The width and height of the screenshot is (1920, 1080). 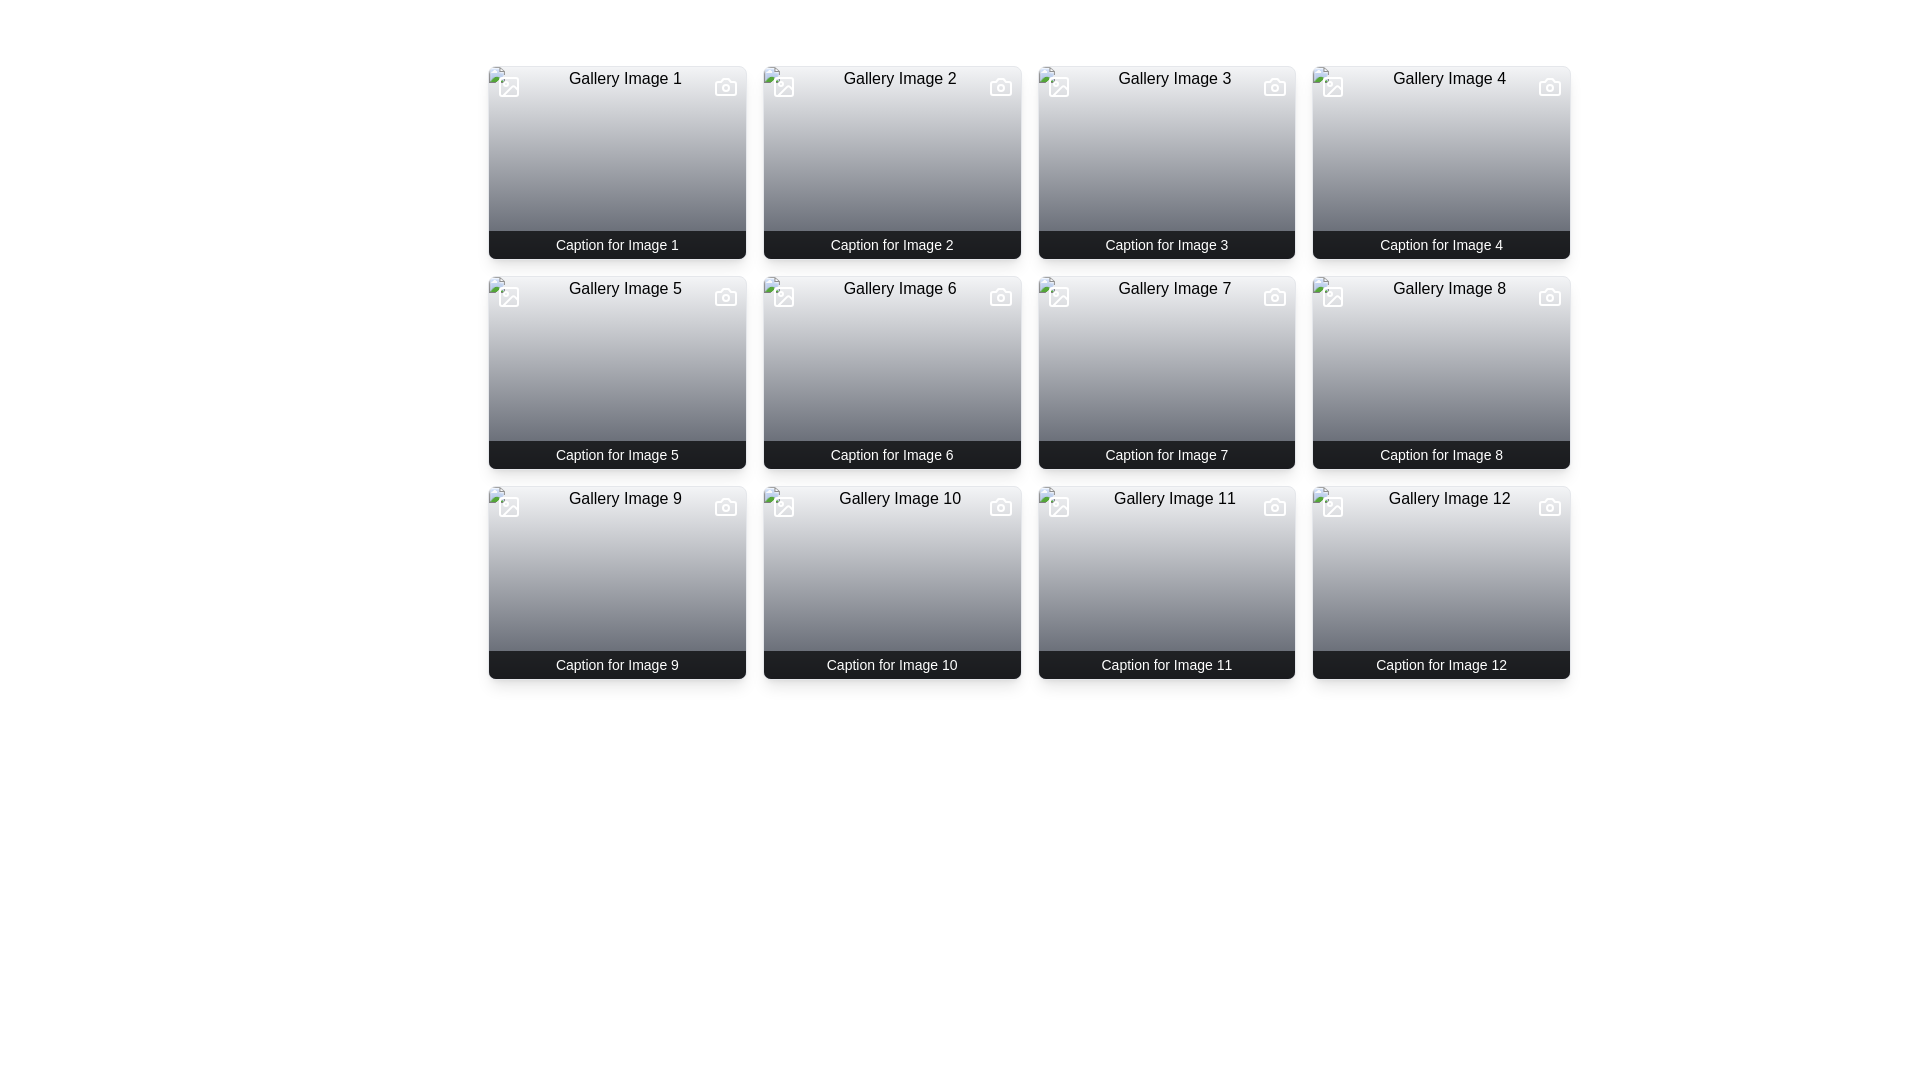 I want to click on the icon located at the top-right corner of the thumbnail labeled 'Caption for Image 7', so click(x=1274, y=297).